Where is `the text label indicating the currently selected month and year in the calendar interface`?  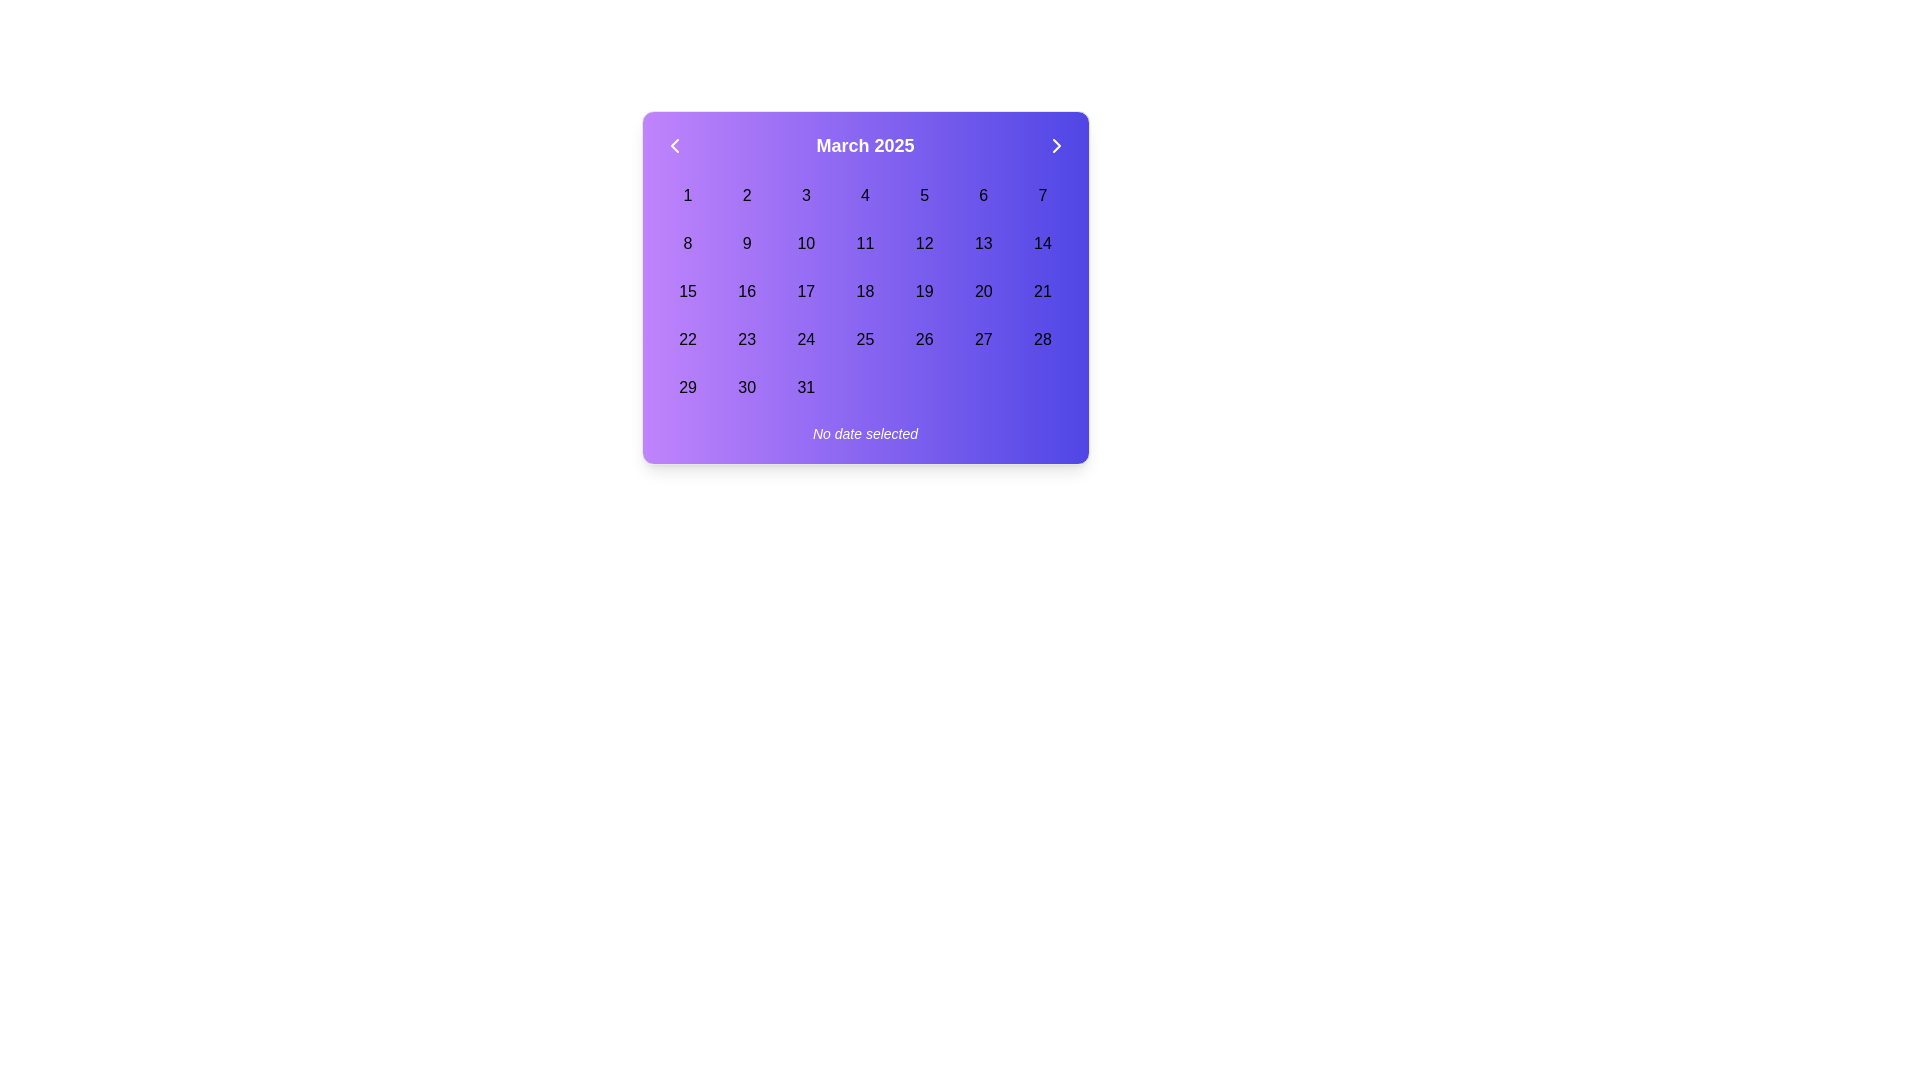 the text label indicating the currently selected month and year in the calendar interface is located at coordinates (865, 145).